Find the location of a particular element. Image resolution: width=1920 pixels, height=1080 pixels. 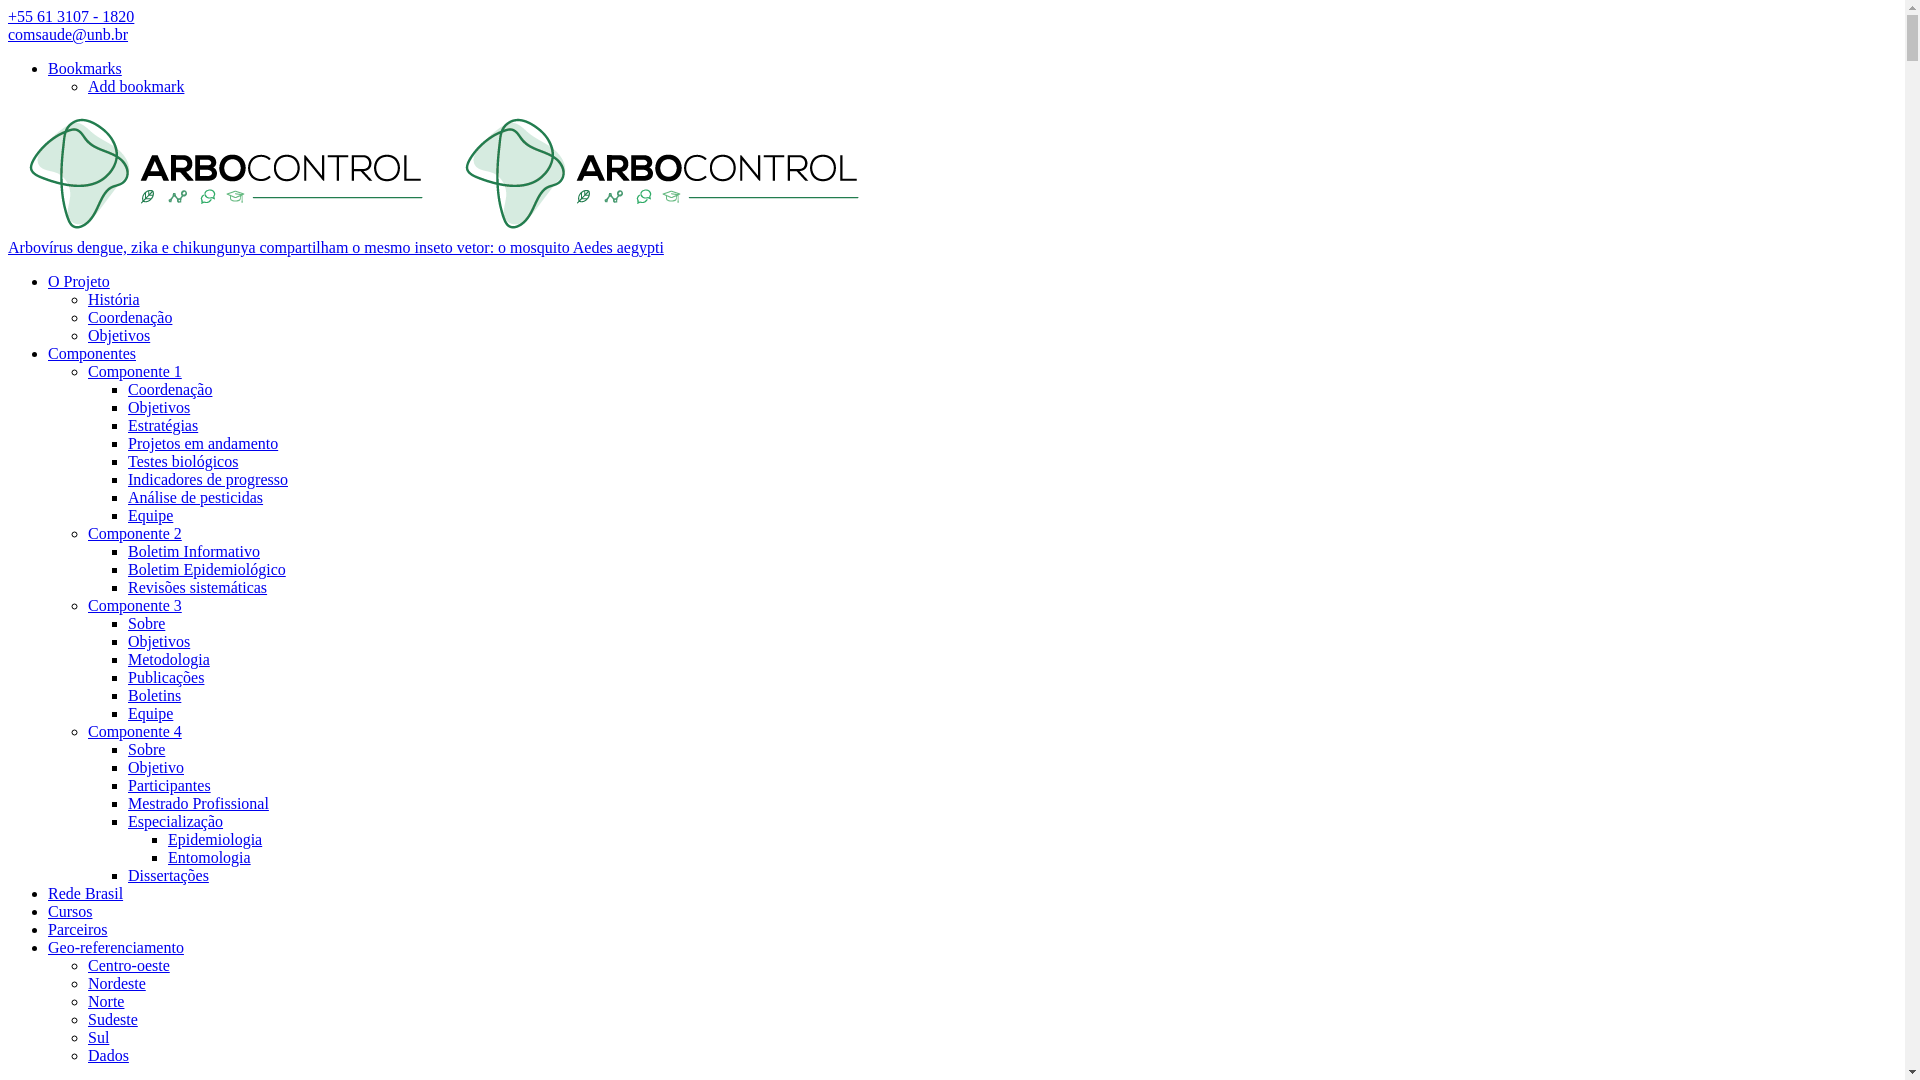

'Sudeste' is located at coordinates (86, 1019).